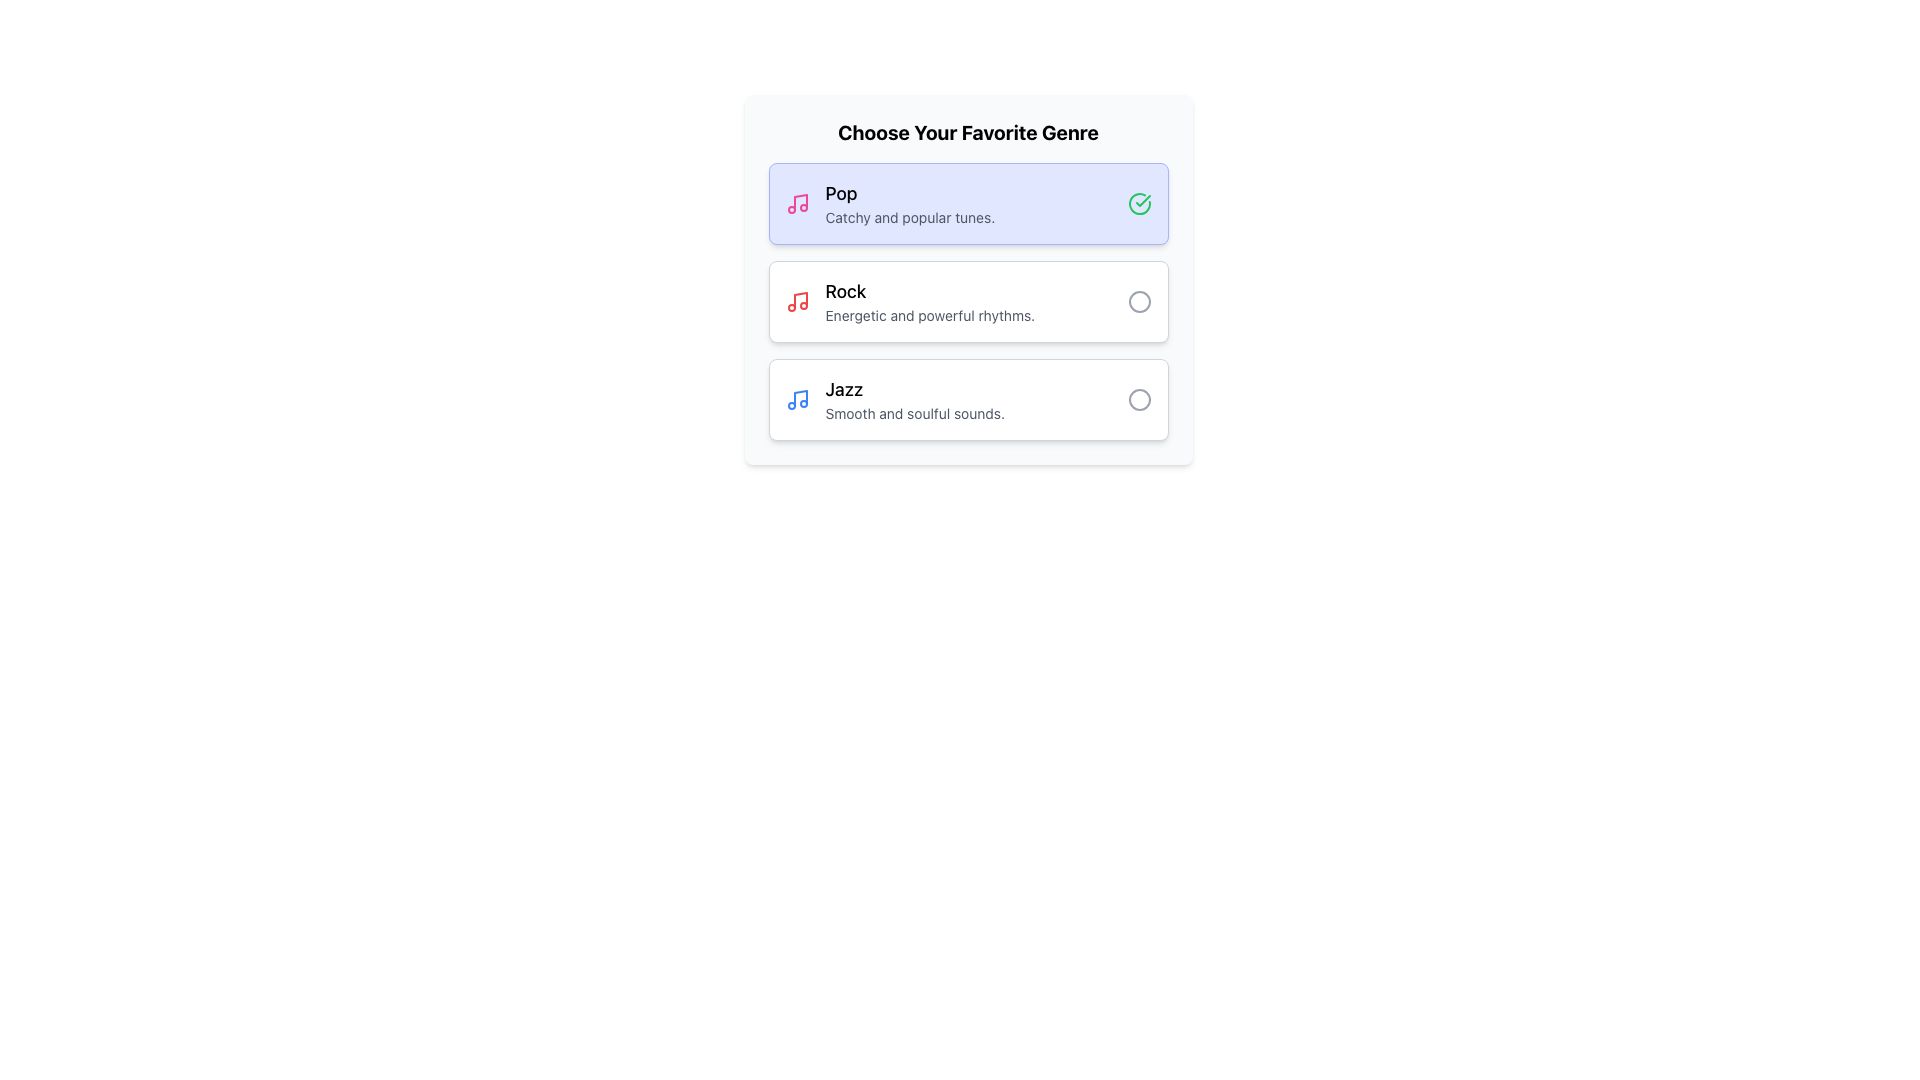 Image resolution: width=1920 pixels, height=1080 pixels. What do you see at coordinates (976, 218) in the screenshot?
I see `additional information text label providing details about the 'Pop' genre, which is located beneath the title 'Pop' in the genre selection list` at bounding box center [976, 218].